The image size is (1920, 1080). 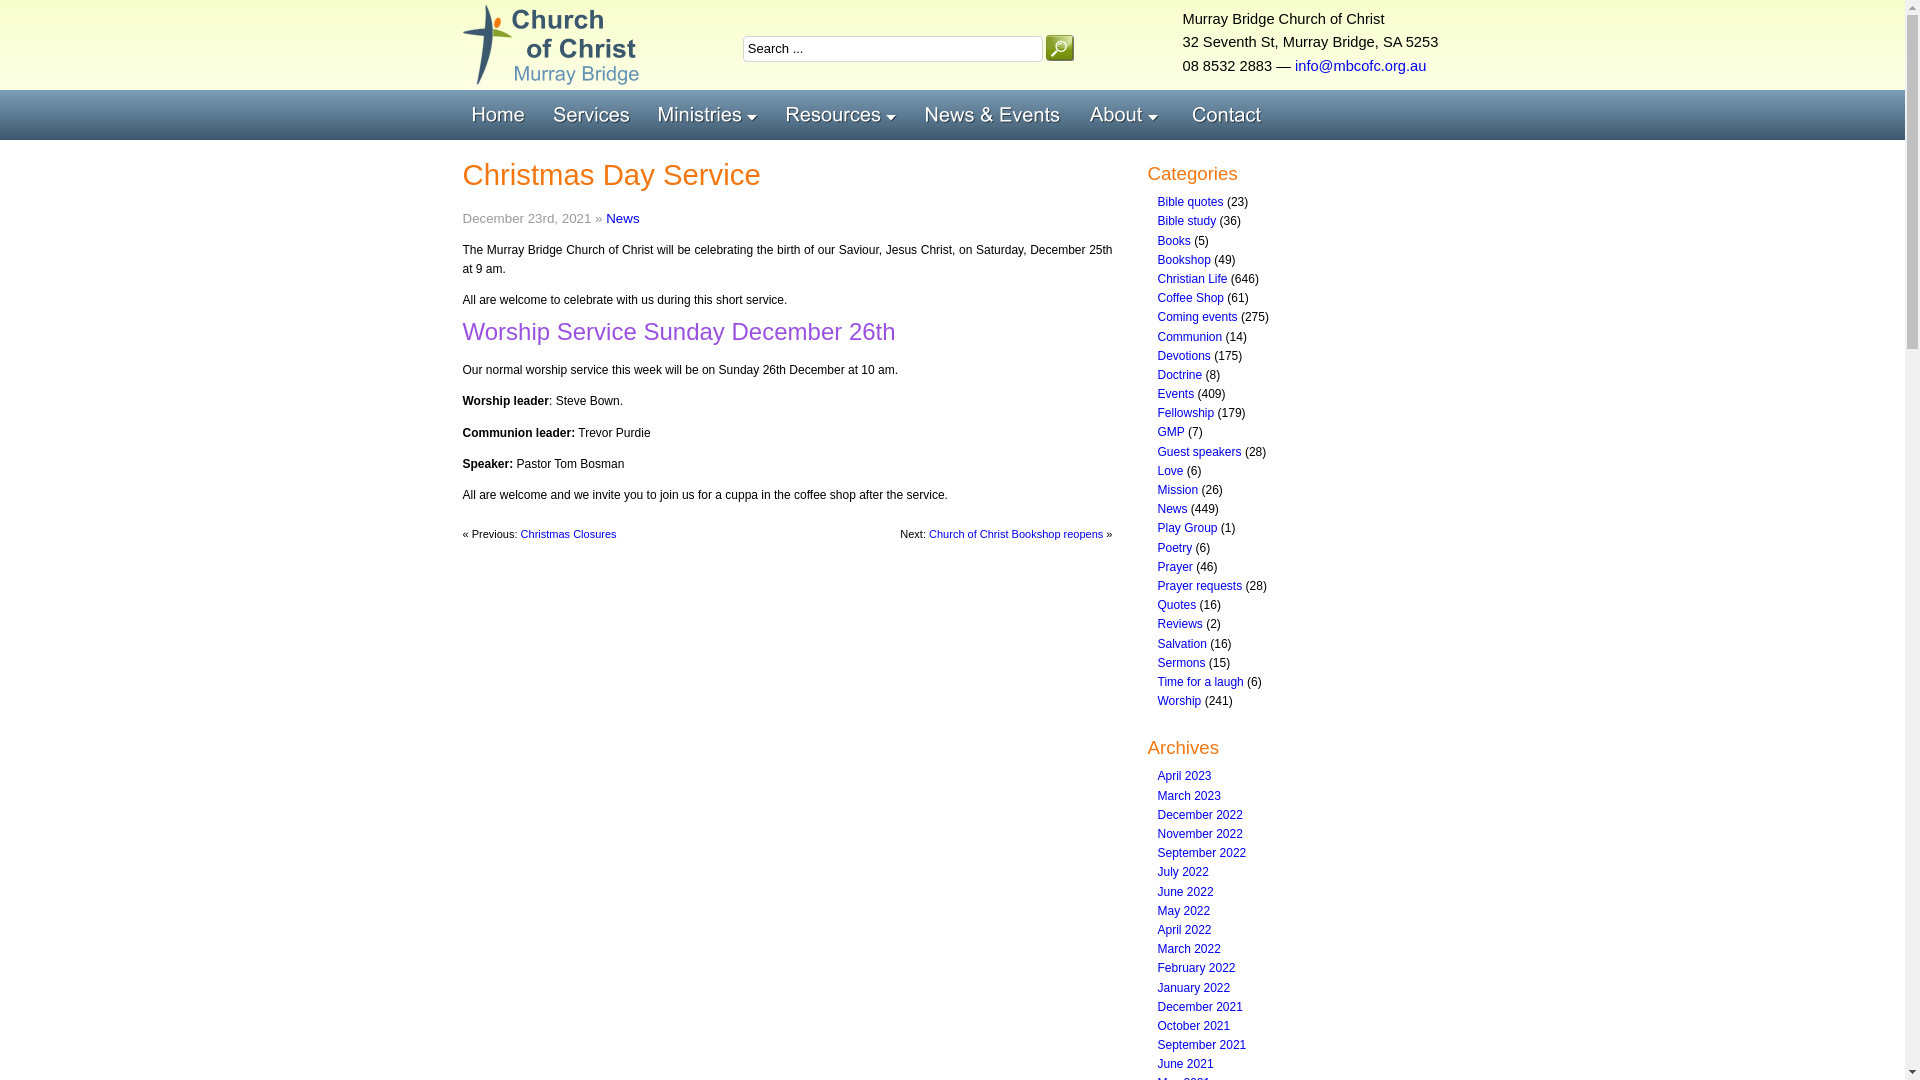 I want to click on 'Services', so click(x=543, y=115).